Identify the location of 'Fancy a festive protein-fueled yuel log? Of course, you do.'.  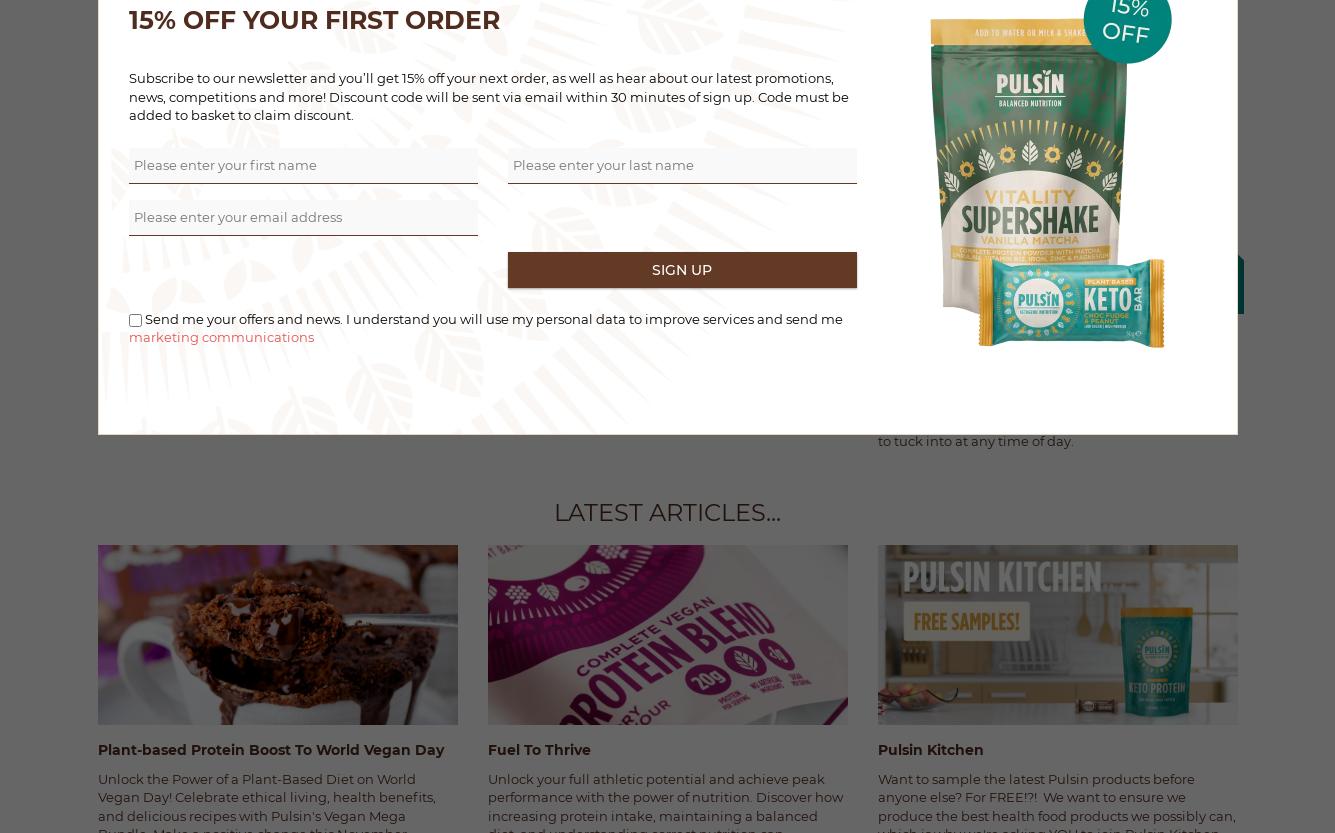
(661, 412).